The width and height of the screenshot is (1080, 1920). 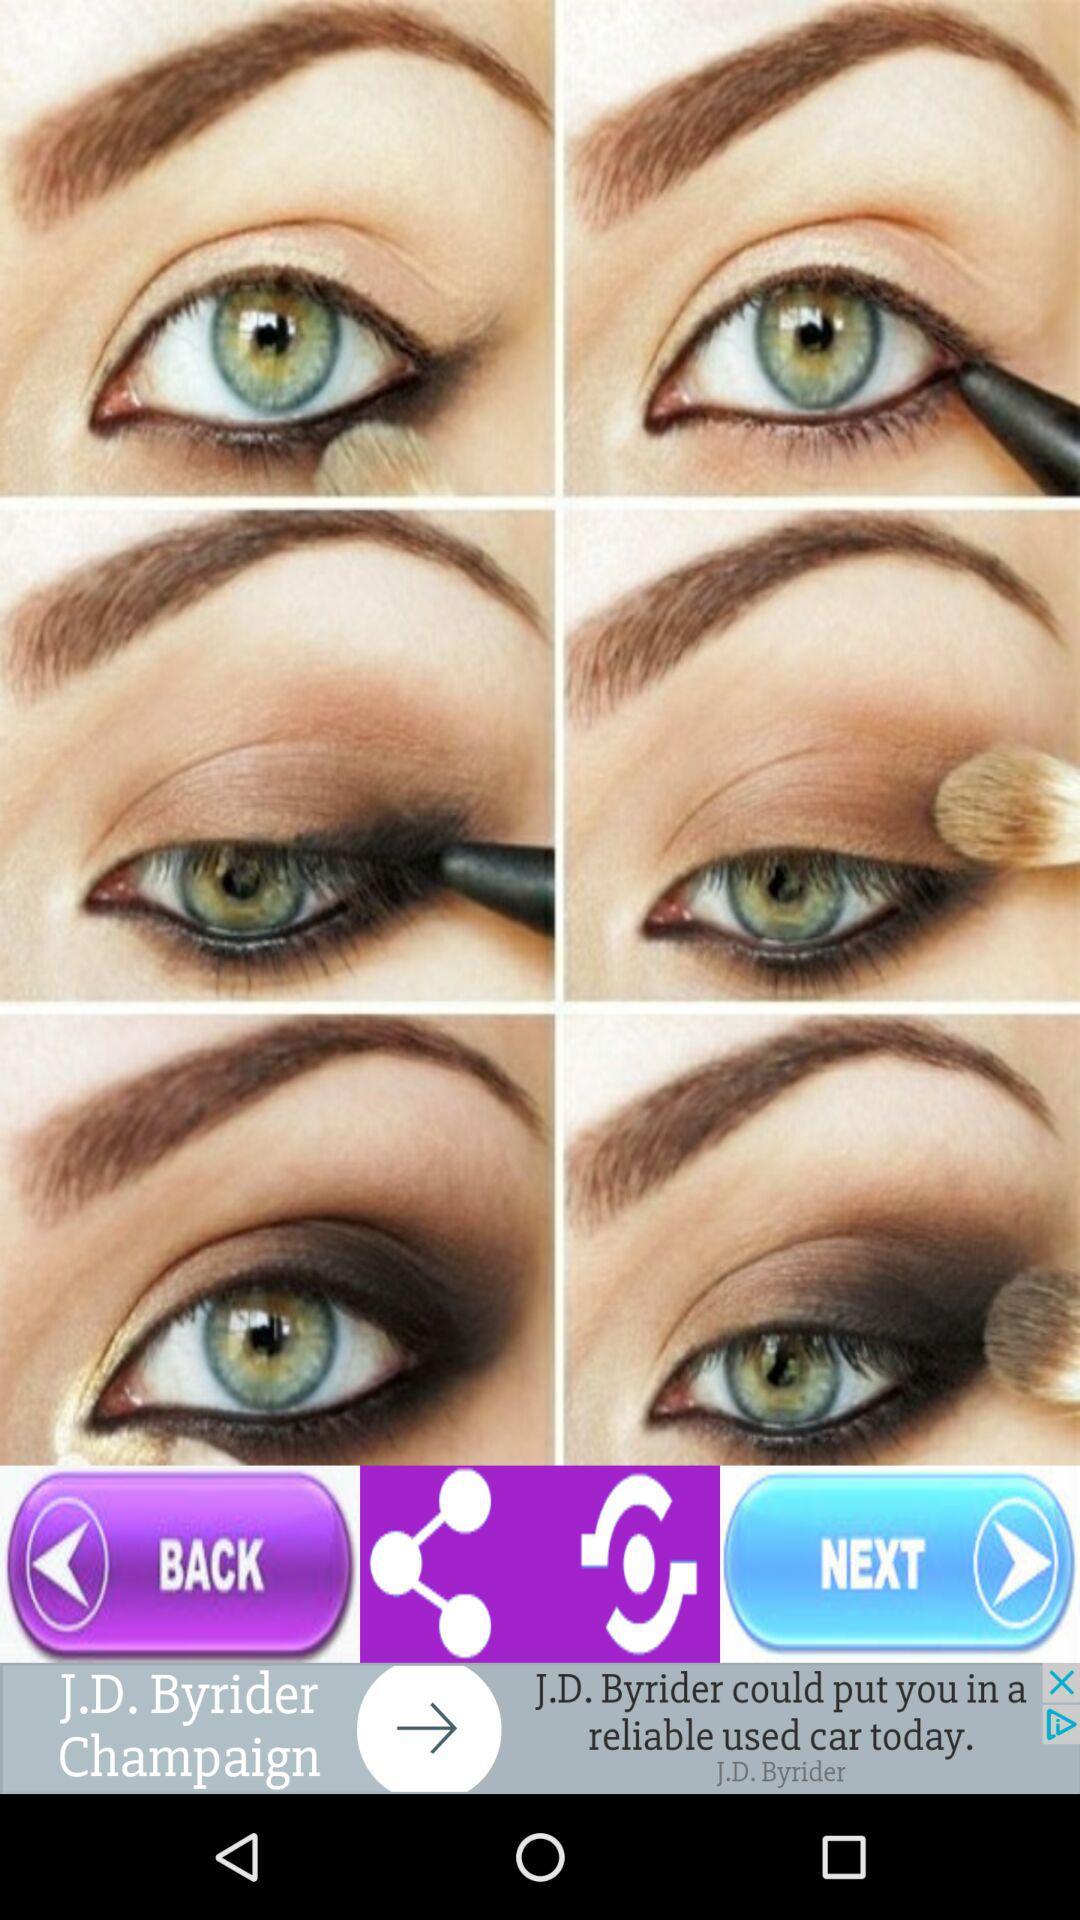 What do you see at coordinates (898, 1563) in the screenshot?
I see `next option` at bounding box center [898, 1563].